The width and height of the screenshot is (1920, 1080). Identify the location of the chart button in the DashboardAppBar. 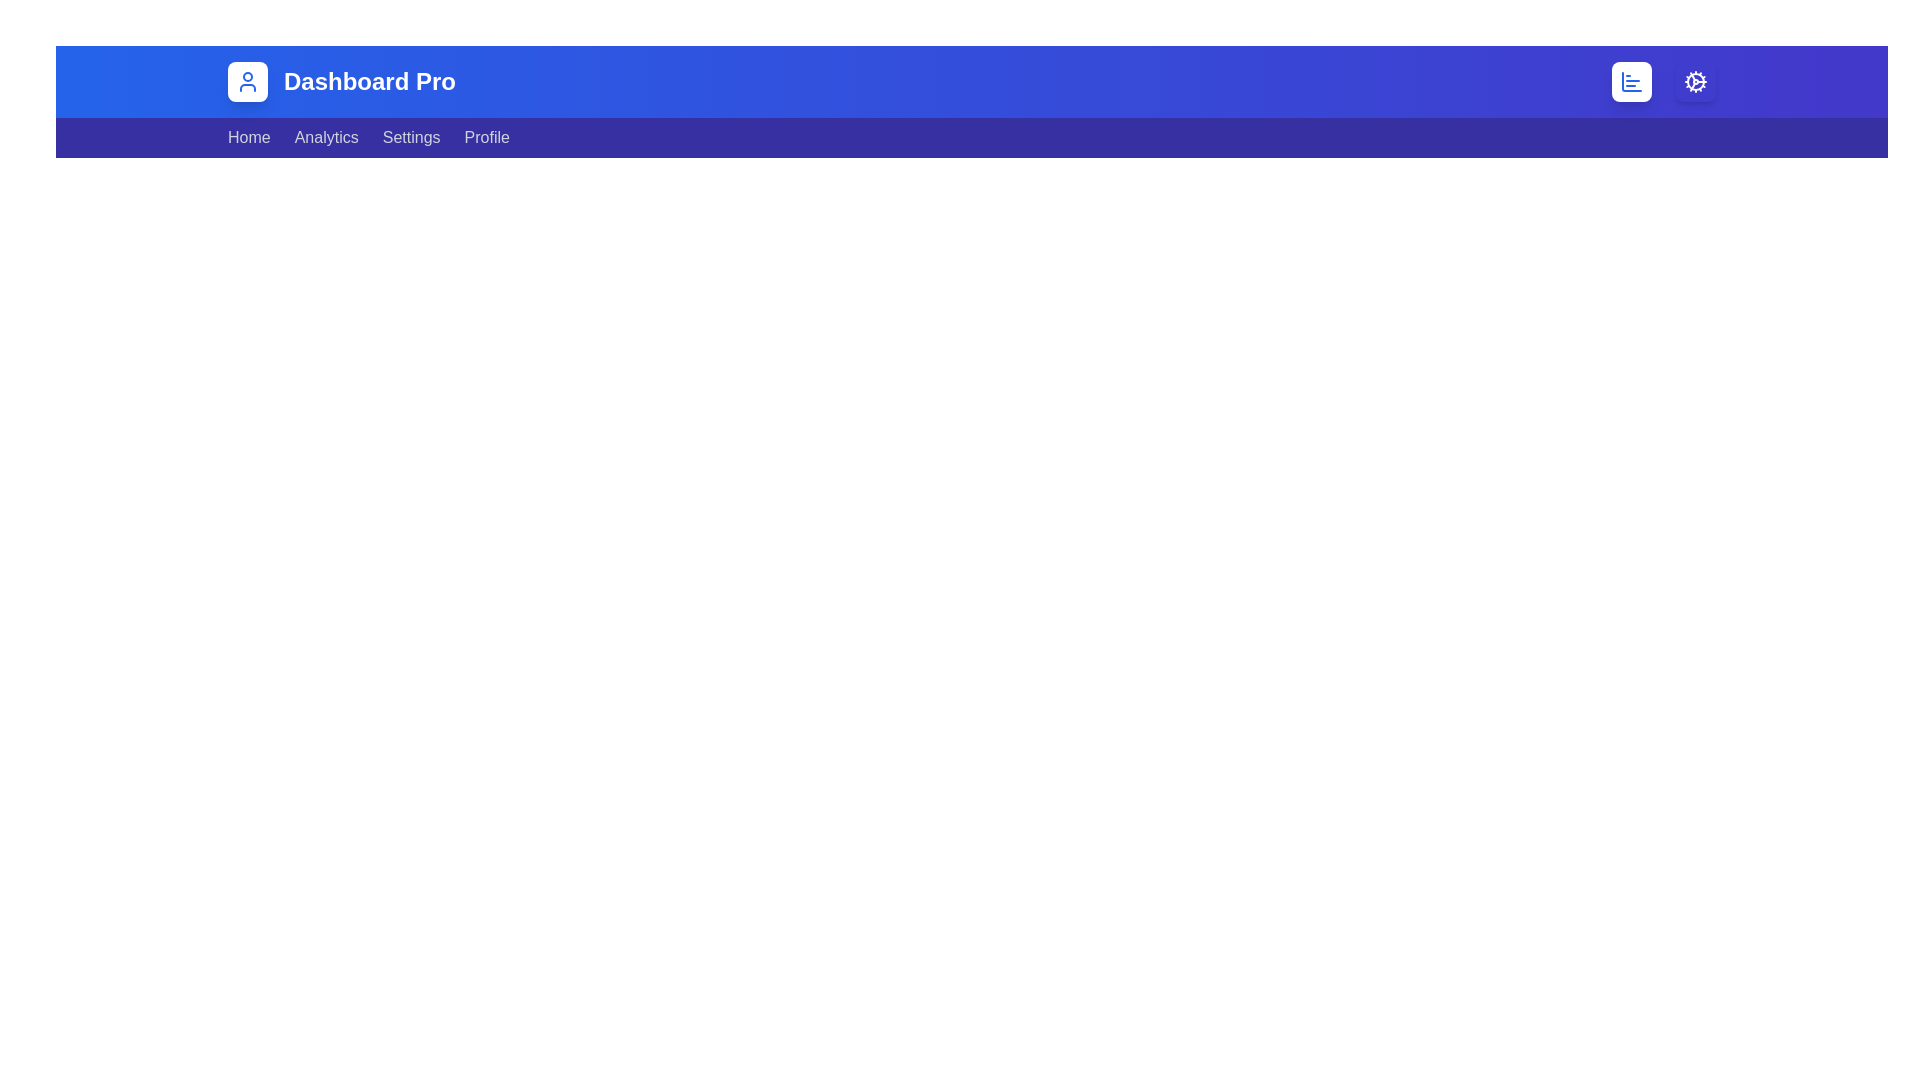
(1632, 80).